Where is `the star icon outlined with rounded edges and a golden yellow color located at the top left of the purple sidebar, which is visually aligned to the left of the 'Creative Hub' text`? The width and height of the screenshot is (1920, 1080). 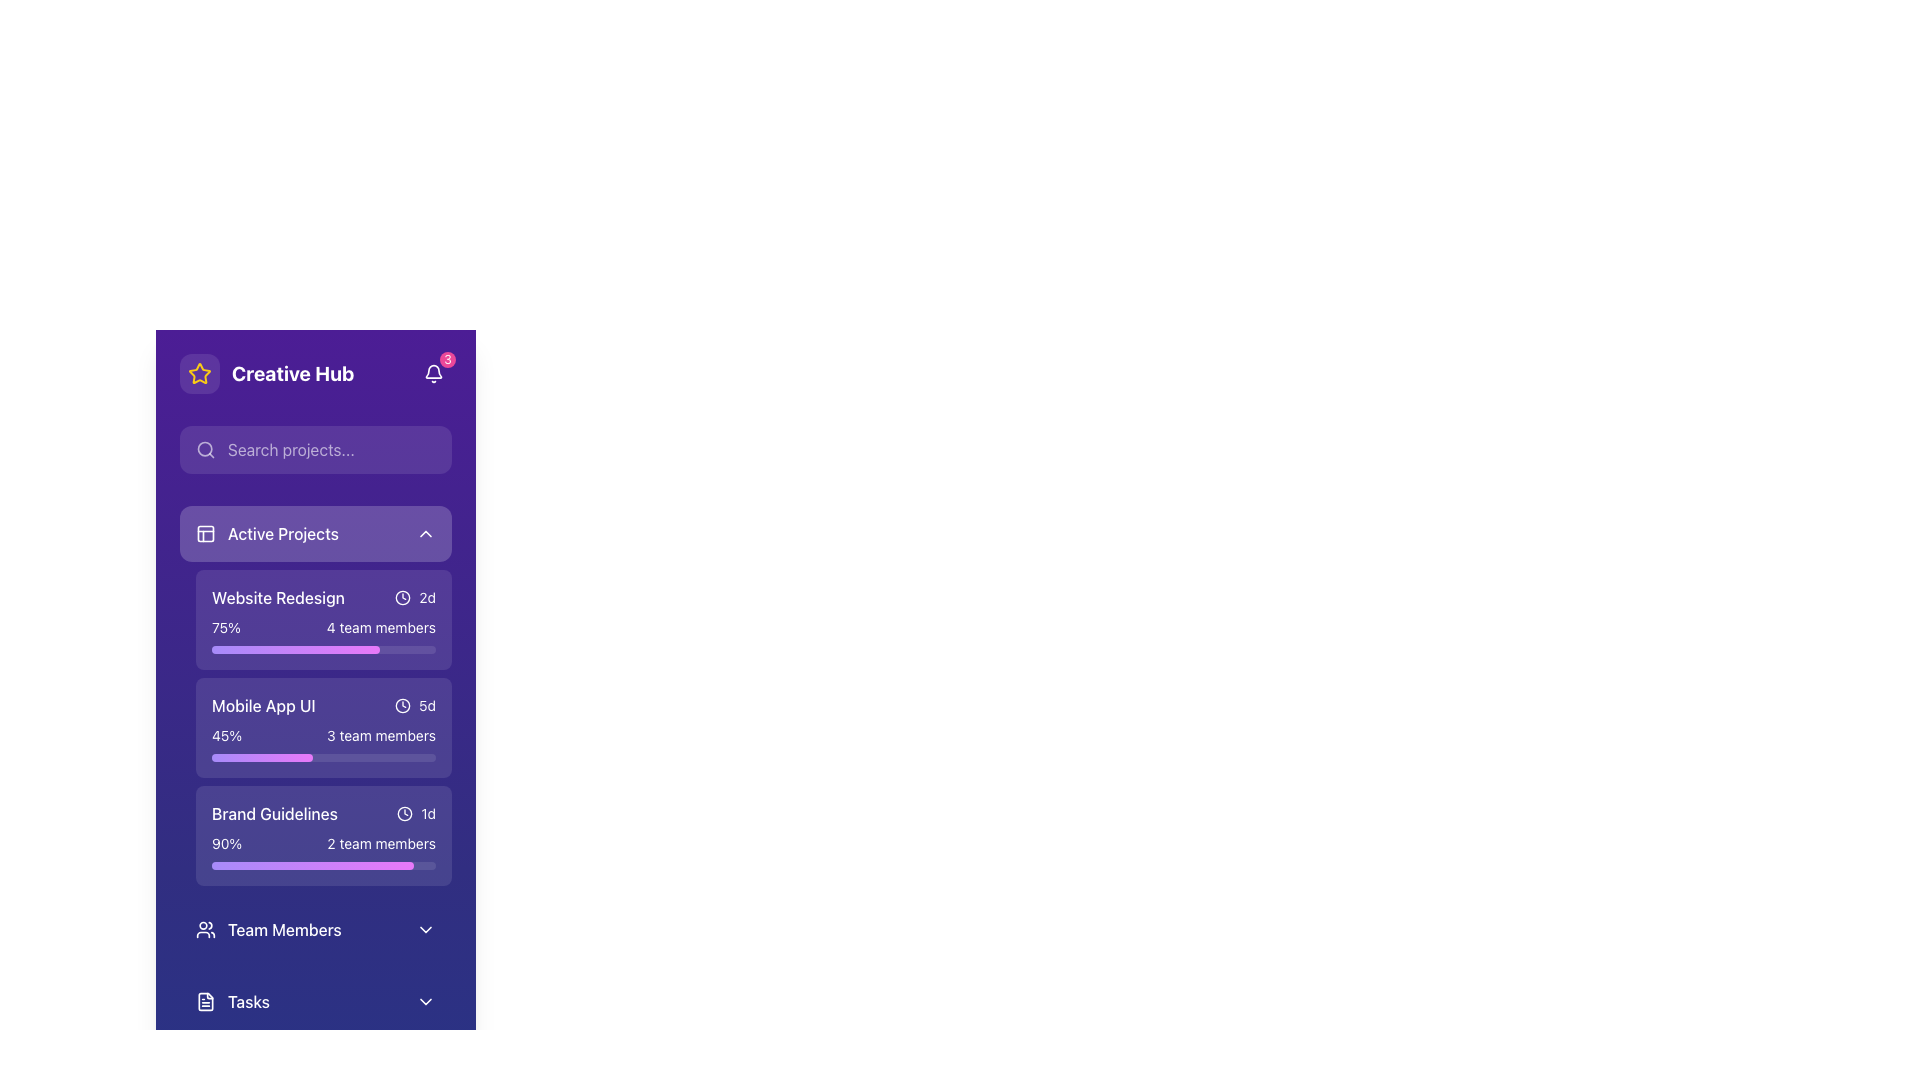
the star icon outlined with rounded edges and a golden yellow color located at the top left of the purple sidebar, which is visually aligned to the left of the 'Creative Hub' text is located at coordinates (200, 374).